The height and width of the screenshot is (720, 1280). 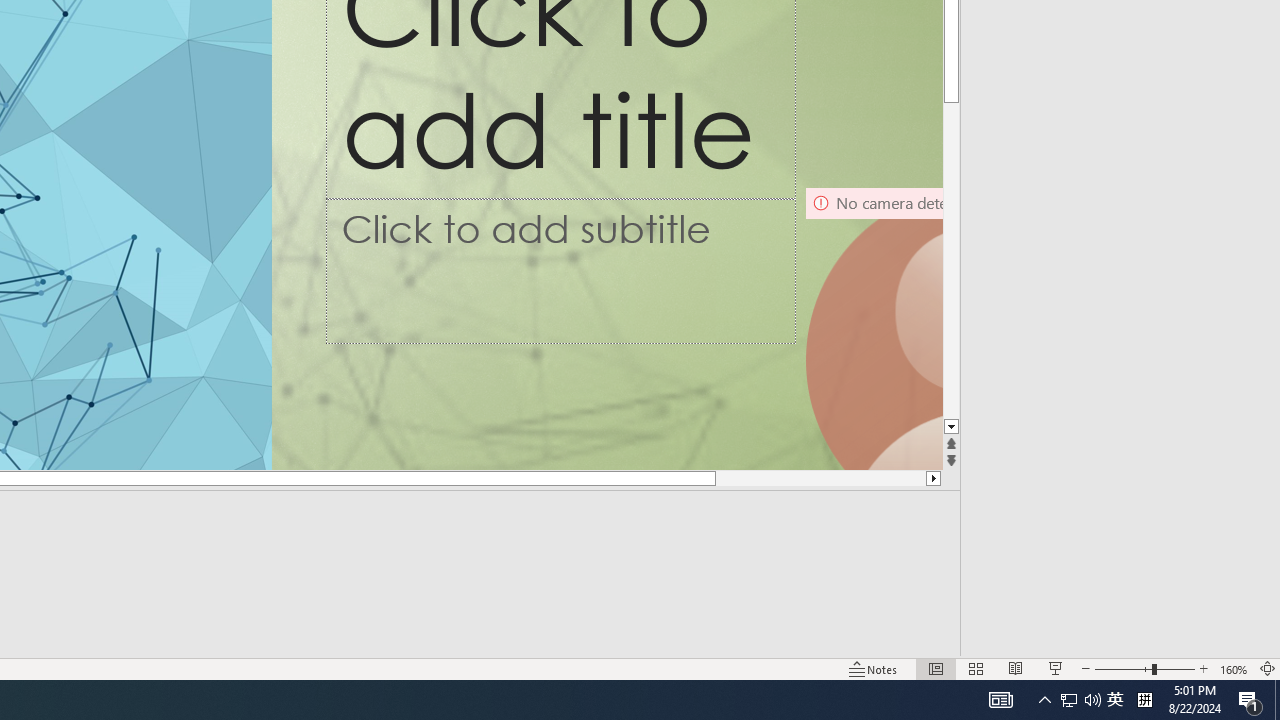 I want to click on 'Subtitle TextBox', so click(x=560, y=271).